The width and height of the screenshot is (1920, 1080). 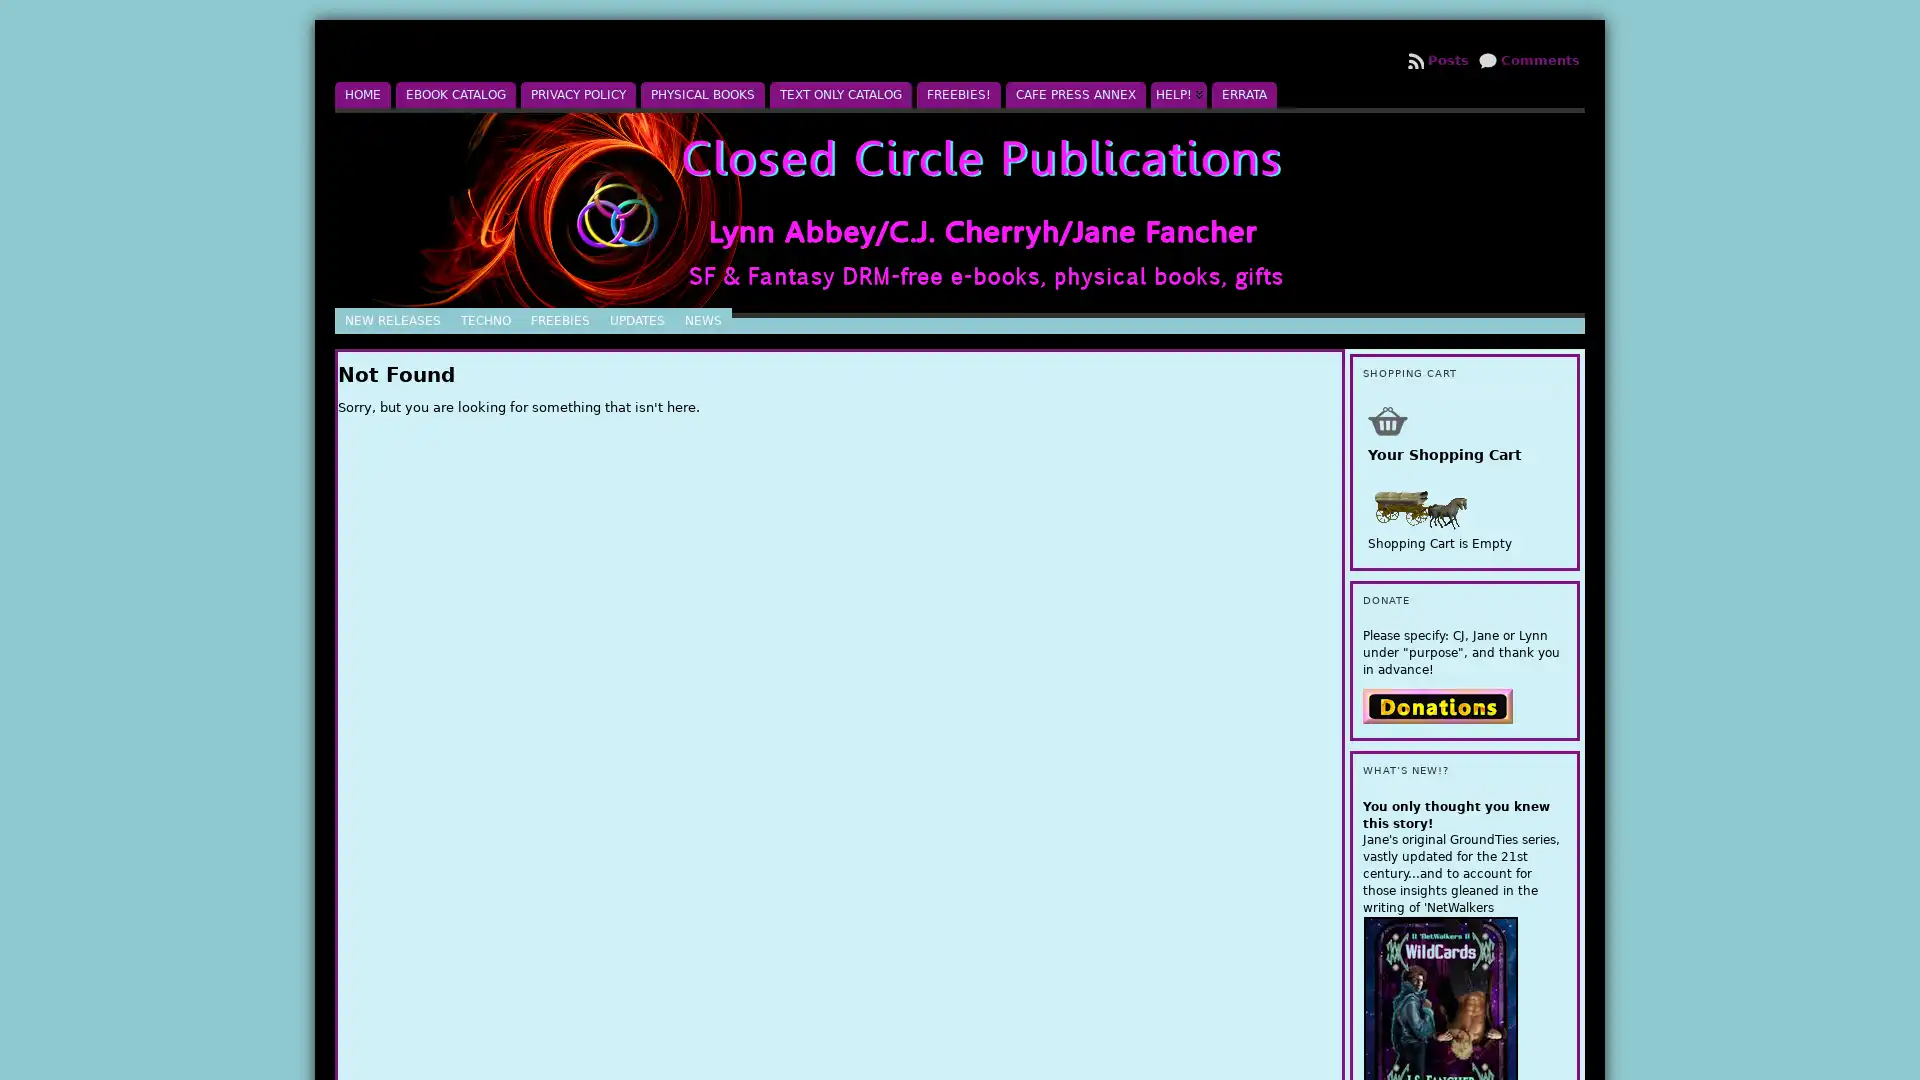 I want to click on Shopping Cart, so click(x=1386, y=419).